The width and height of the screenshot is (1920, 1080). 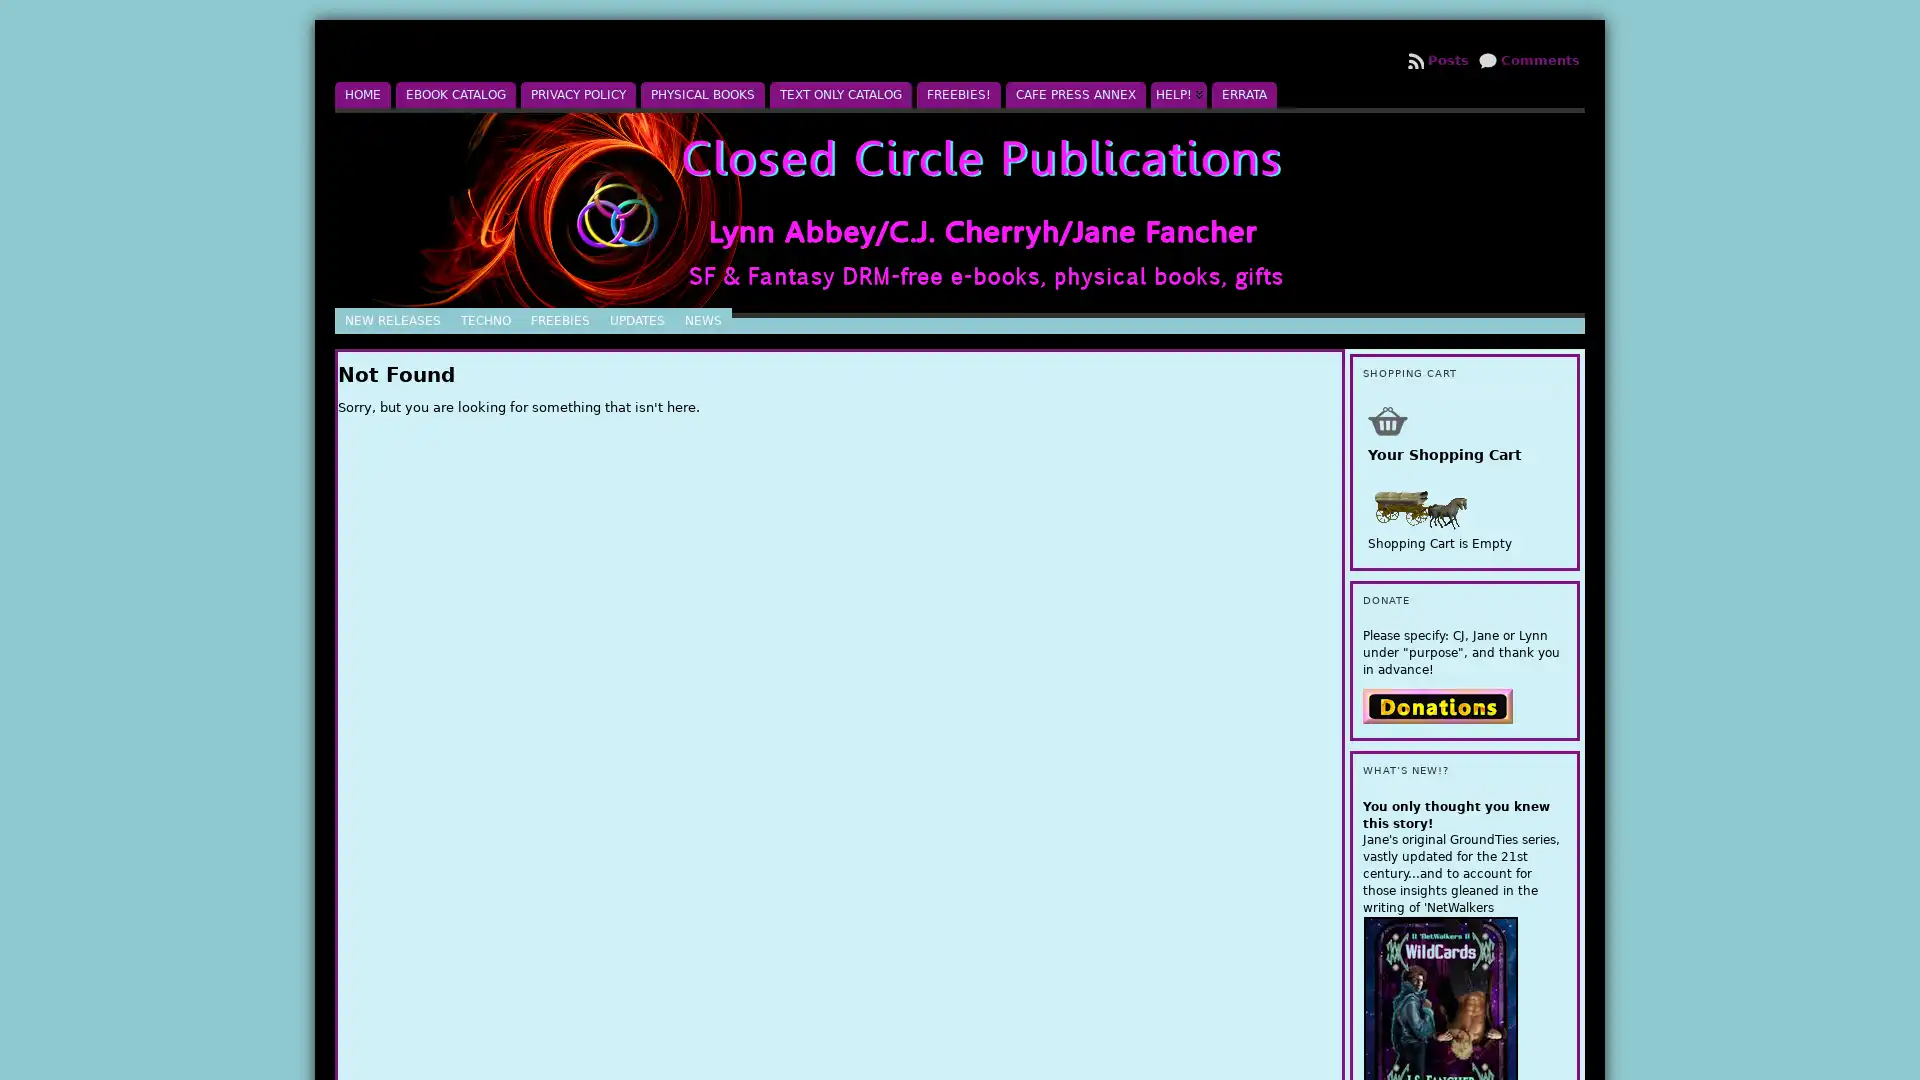 I want to click on Shopping Cart, so click(x=1386, y=419).